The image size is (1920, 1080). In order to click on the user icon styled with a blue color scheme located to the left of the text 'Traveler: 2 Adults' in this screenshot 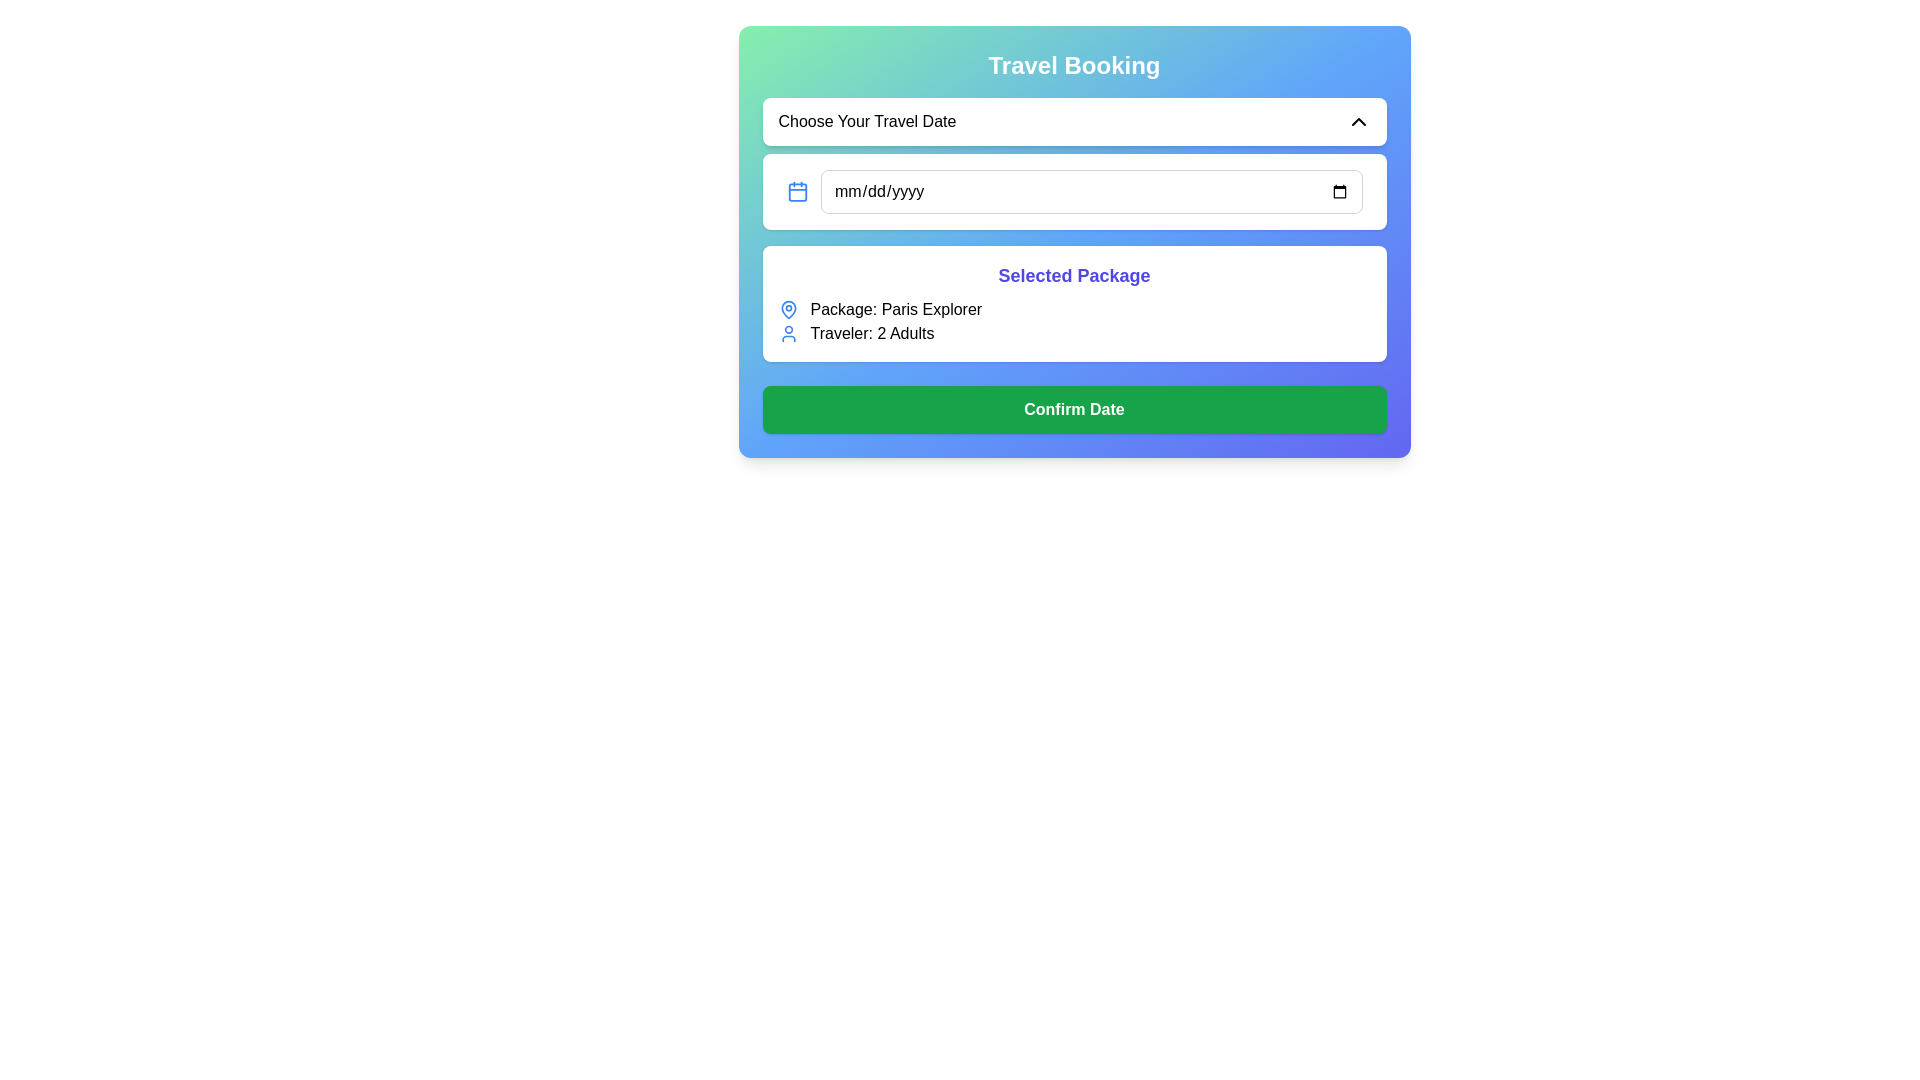, I will do `click(787, 333)`.